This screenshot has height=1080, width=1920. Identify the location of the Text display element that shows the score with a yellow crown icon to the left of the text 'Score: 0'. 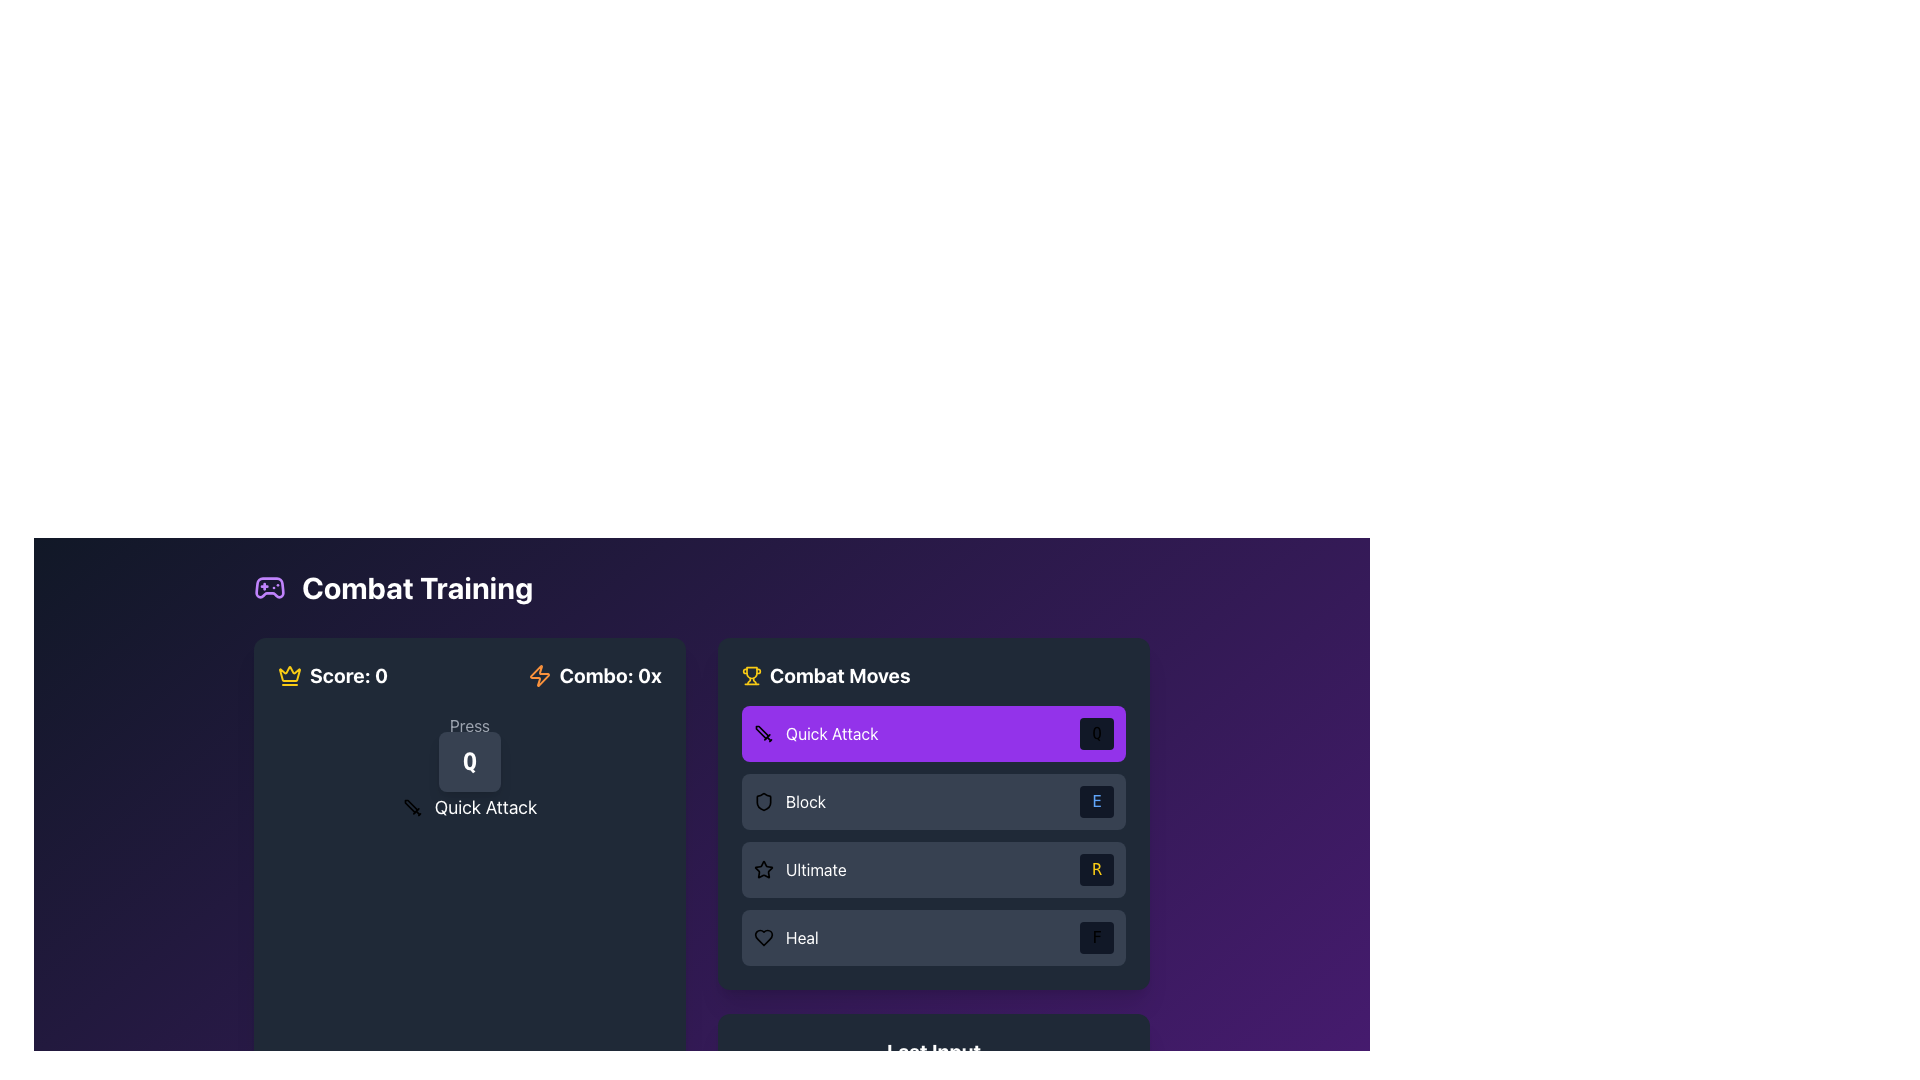
(333, 675).